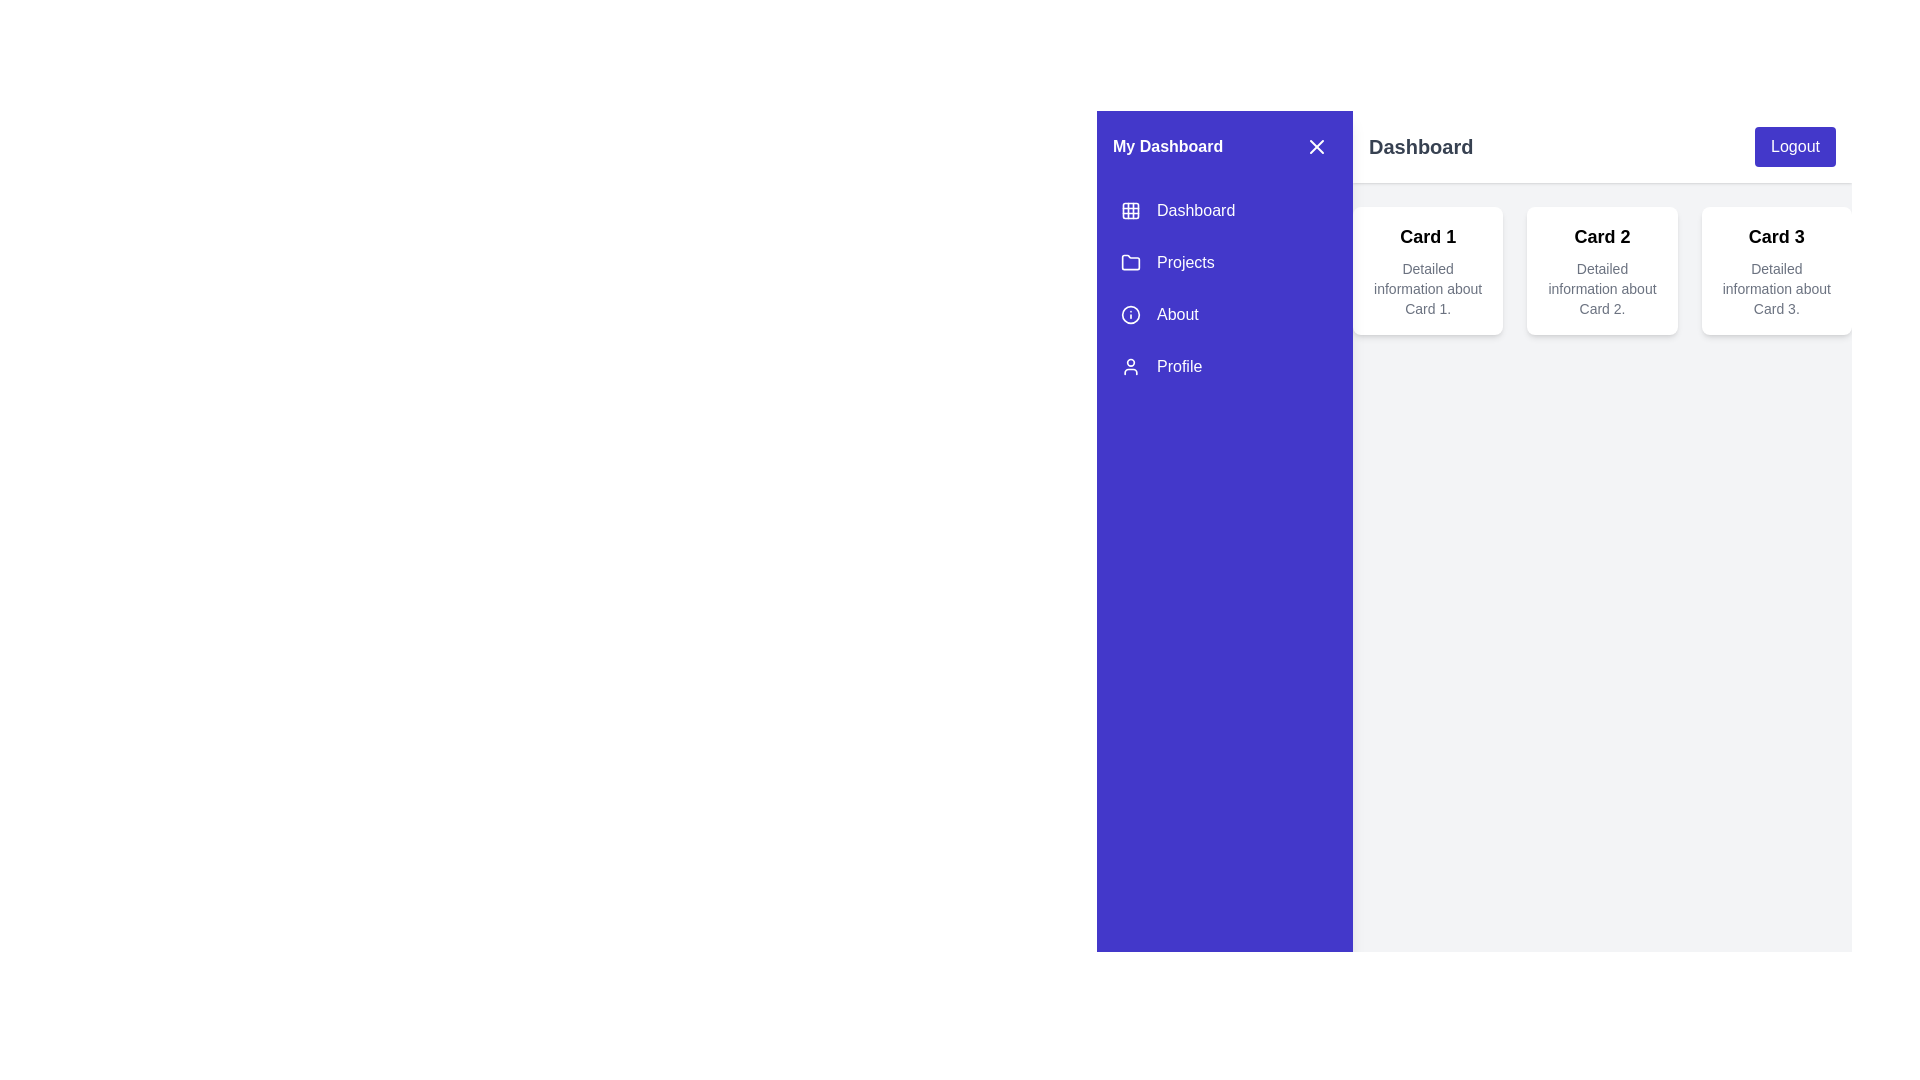 This screenshot has height=1080, width=1920. Describe the element at coordinates (1185, 261) in the screenshot. I see `the 'Projects' label within the sidebar menu` at that location.